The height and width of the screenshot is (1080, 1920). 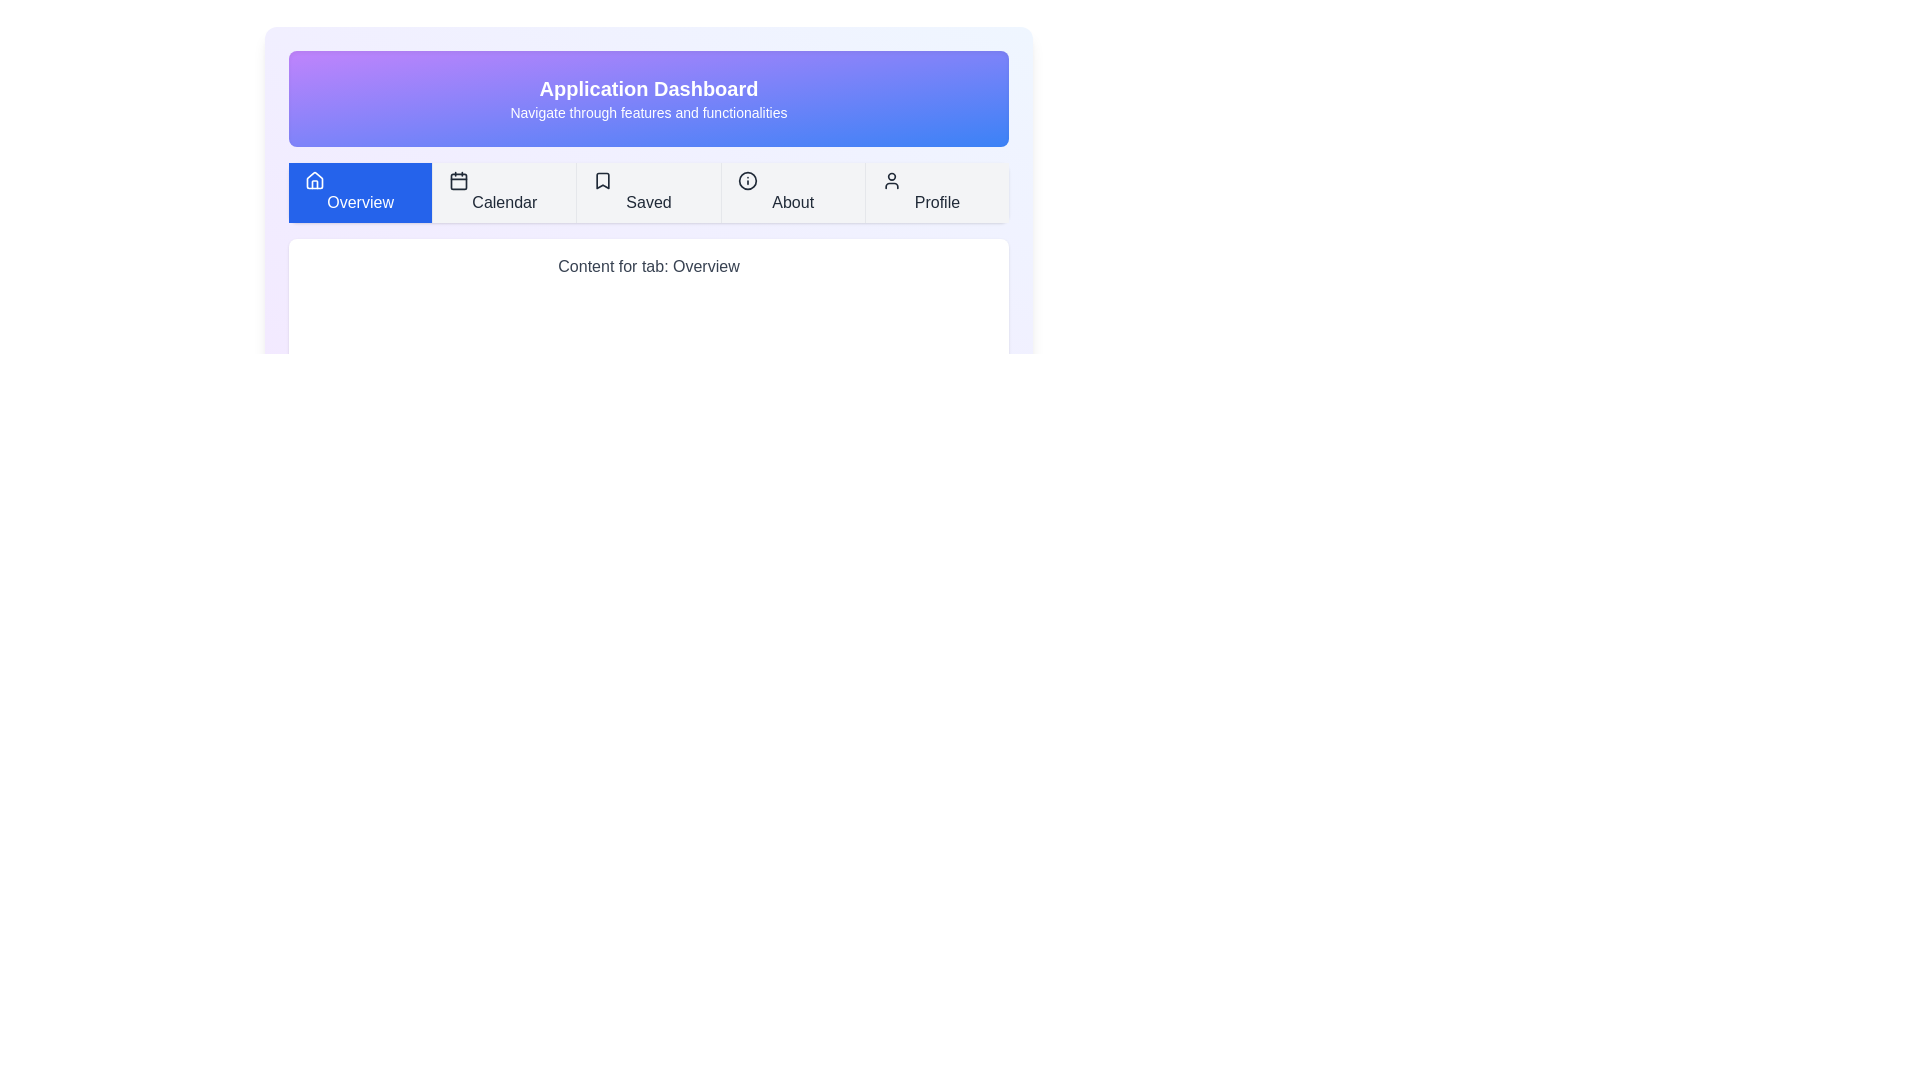 I want to click on the icon in the navigation bar that indicates saved items or bookmarks, located above the text labeled 'Saved'. It is the third item from the left, following 'Overview' and 'Calendar', so click(x=602, y=181).